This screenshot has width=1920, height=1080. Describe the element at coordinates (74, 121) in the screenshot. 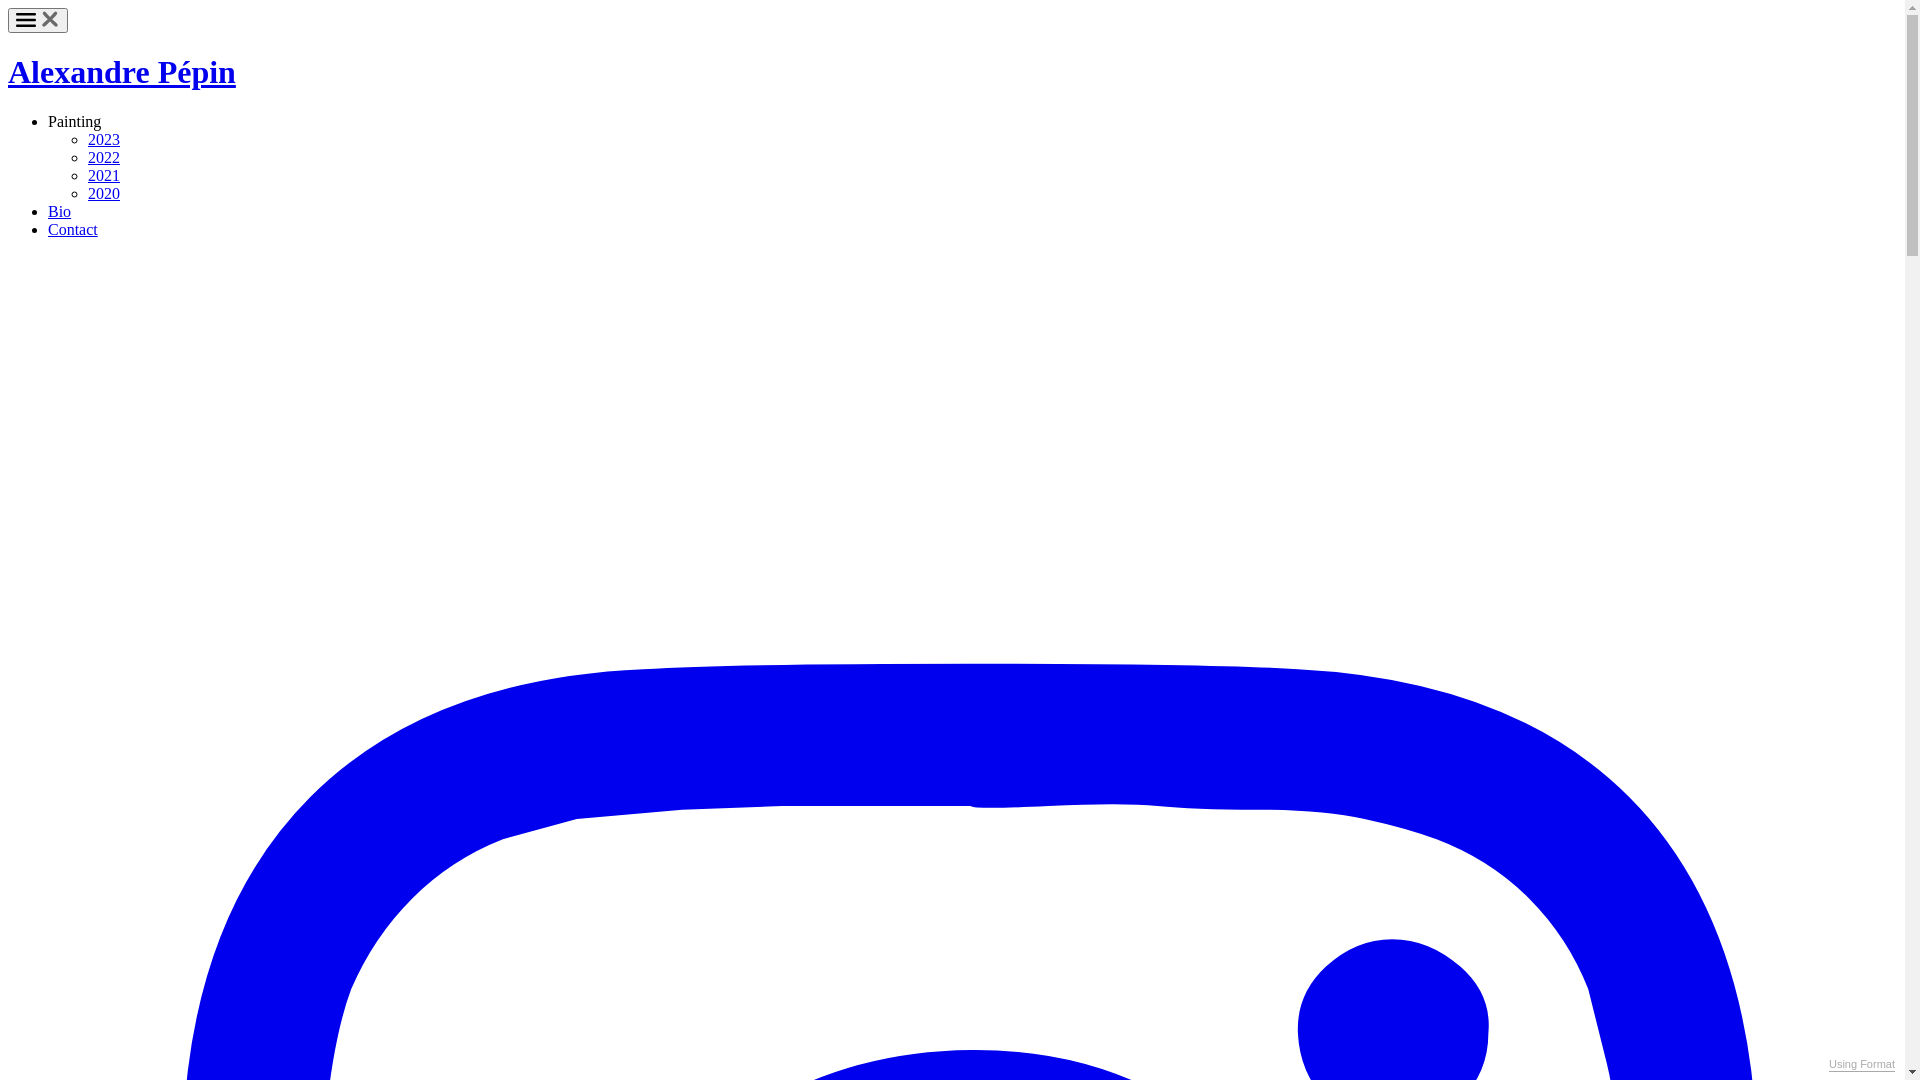

I see `'Painting'` at that location.